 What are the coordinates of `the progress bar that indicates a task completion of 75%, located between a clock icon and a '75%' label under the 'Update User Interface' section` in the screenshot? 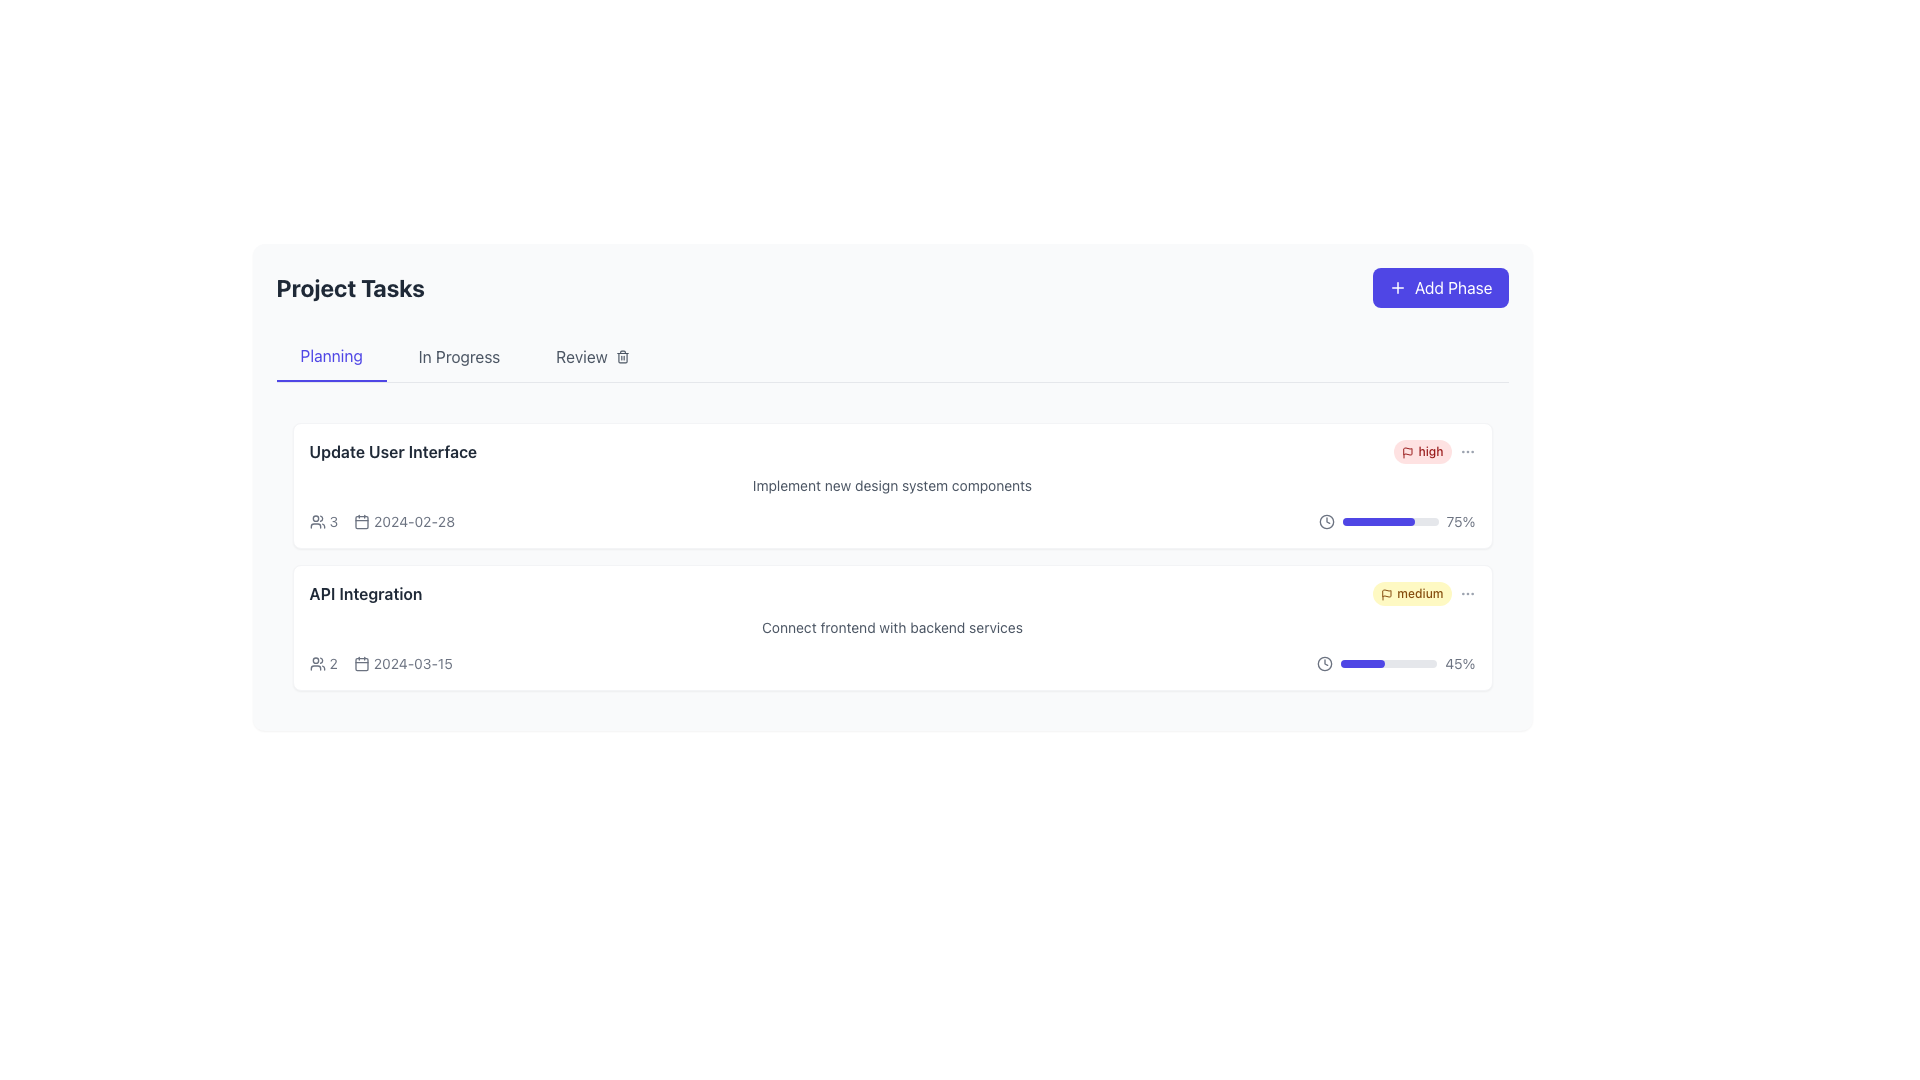 It's located at (1389, 520).